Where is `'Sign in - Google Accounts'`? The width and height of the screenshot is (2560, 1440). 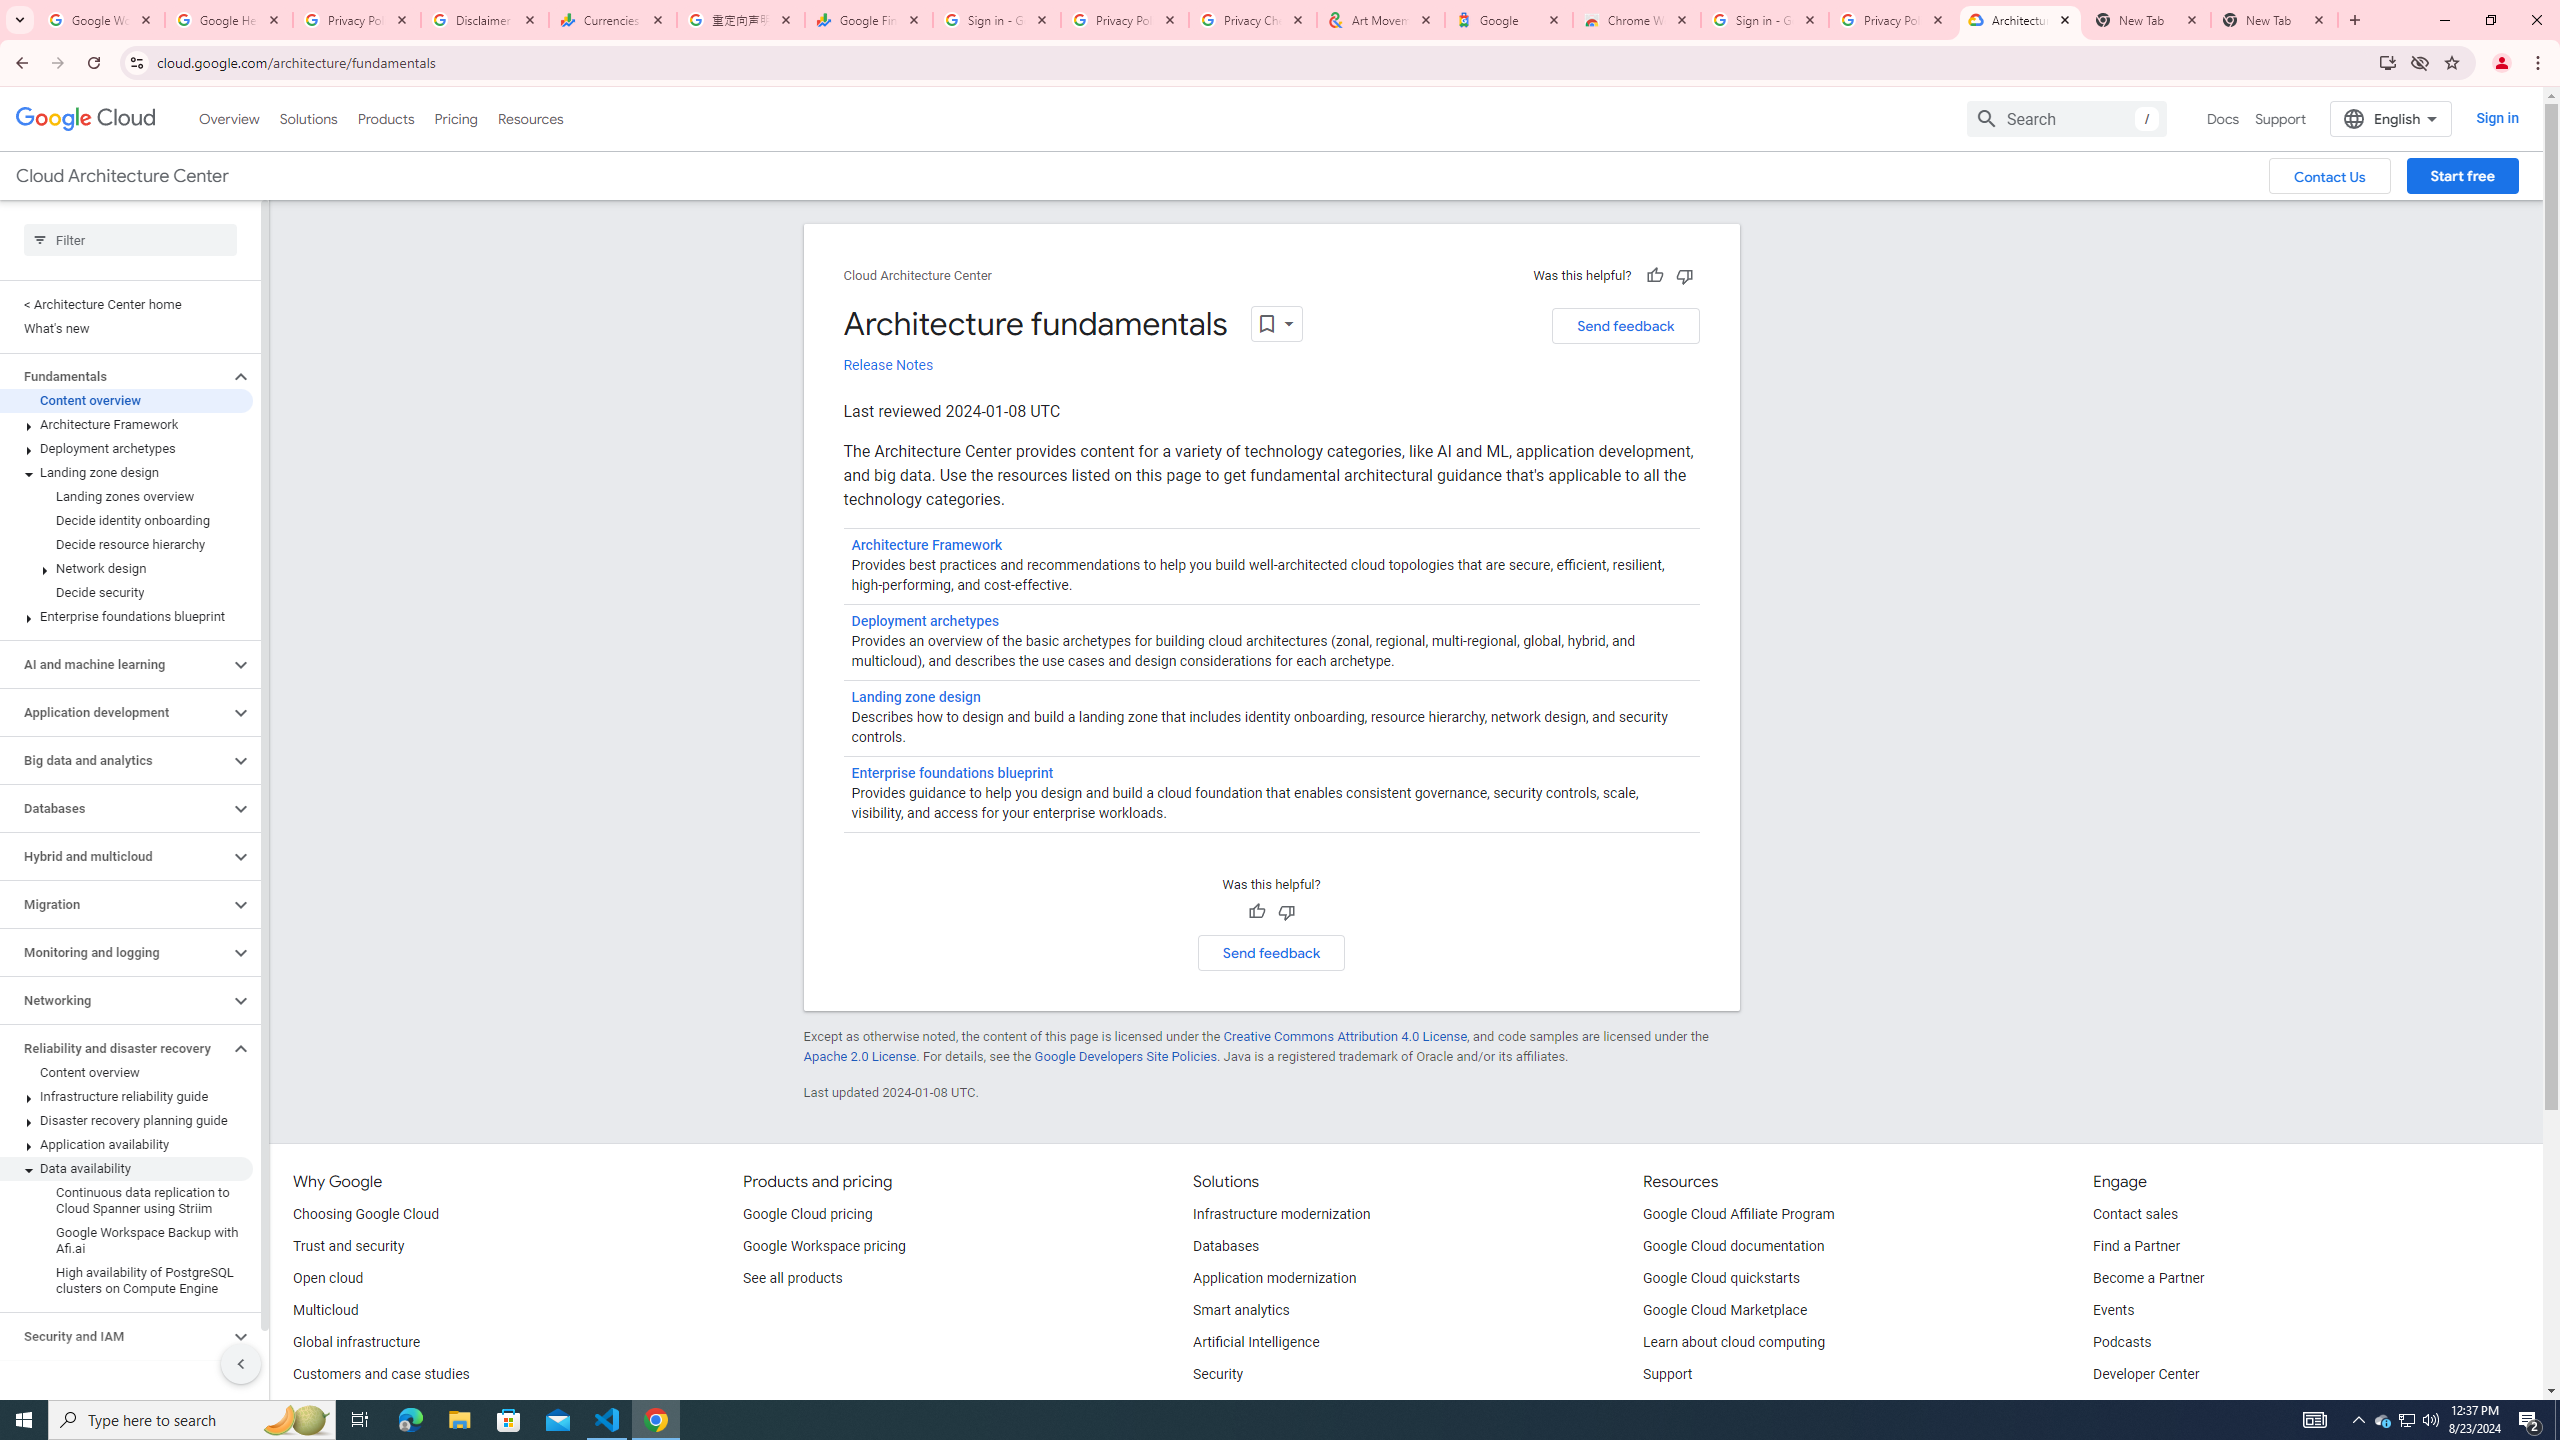 'Sign in - Google Accounts' is located at coordinates (1765, 19).